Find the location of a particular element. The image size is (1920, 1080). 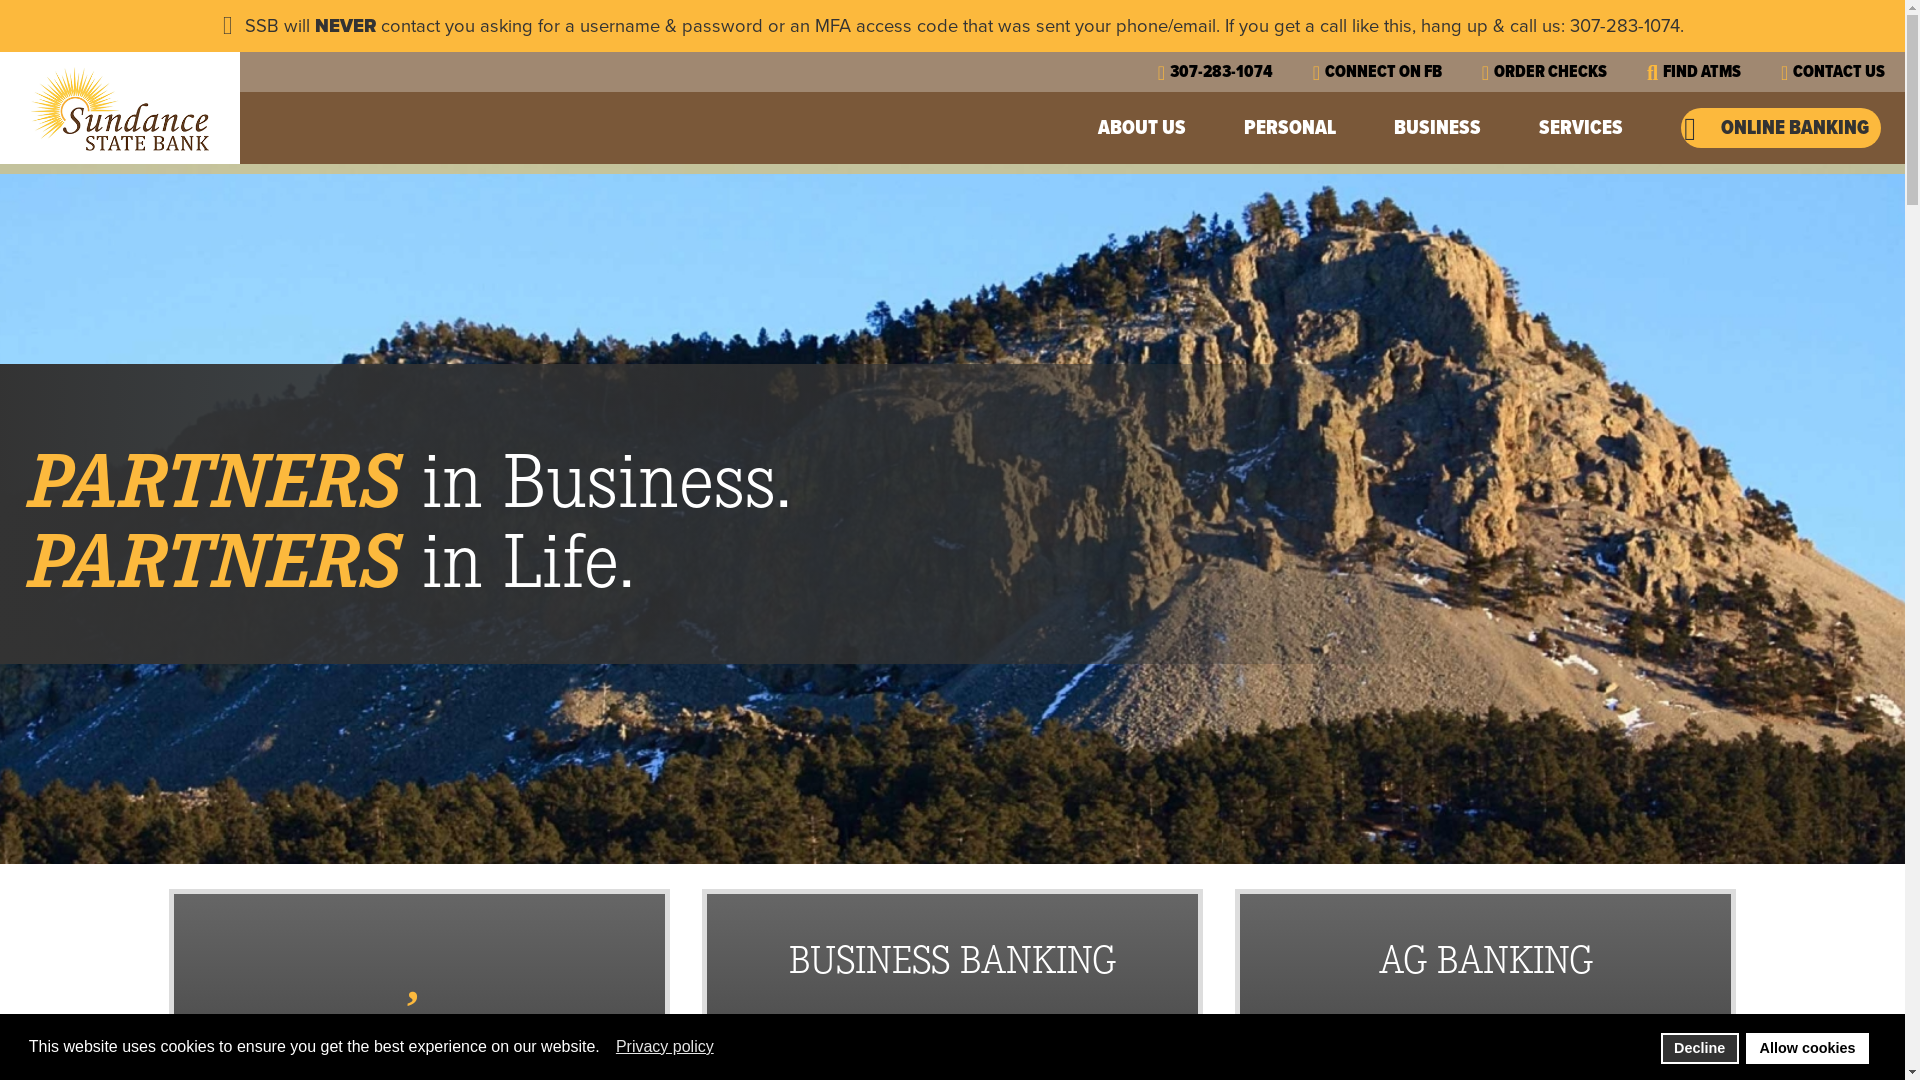

'CONTACT US' is located at coordinates (1780, 70).